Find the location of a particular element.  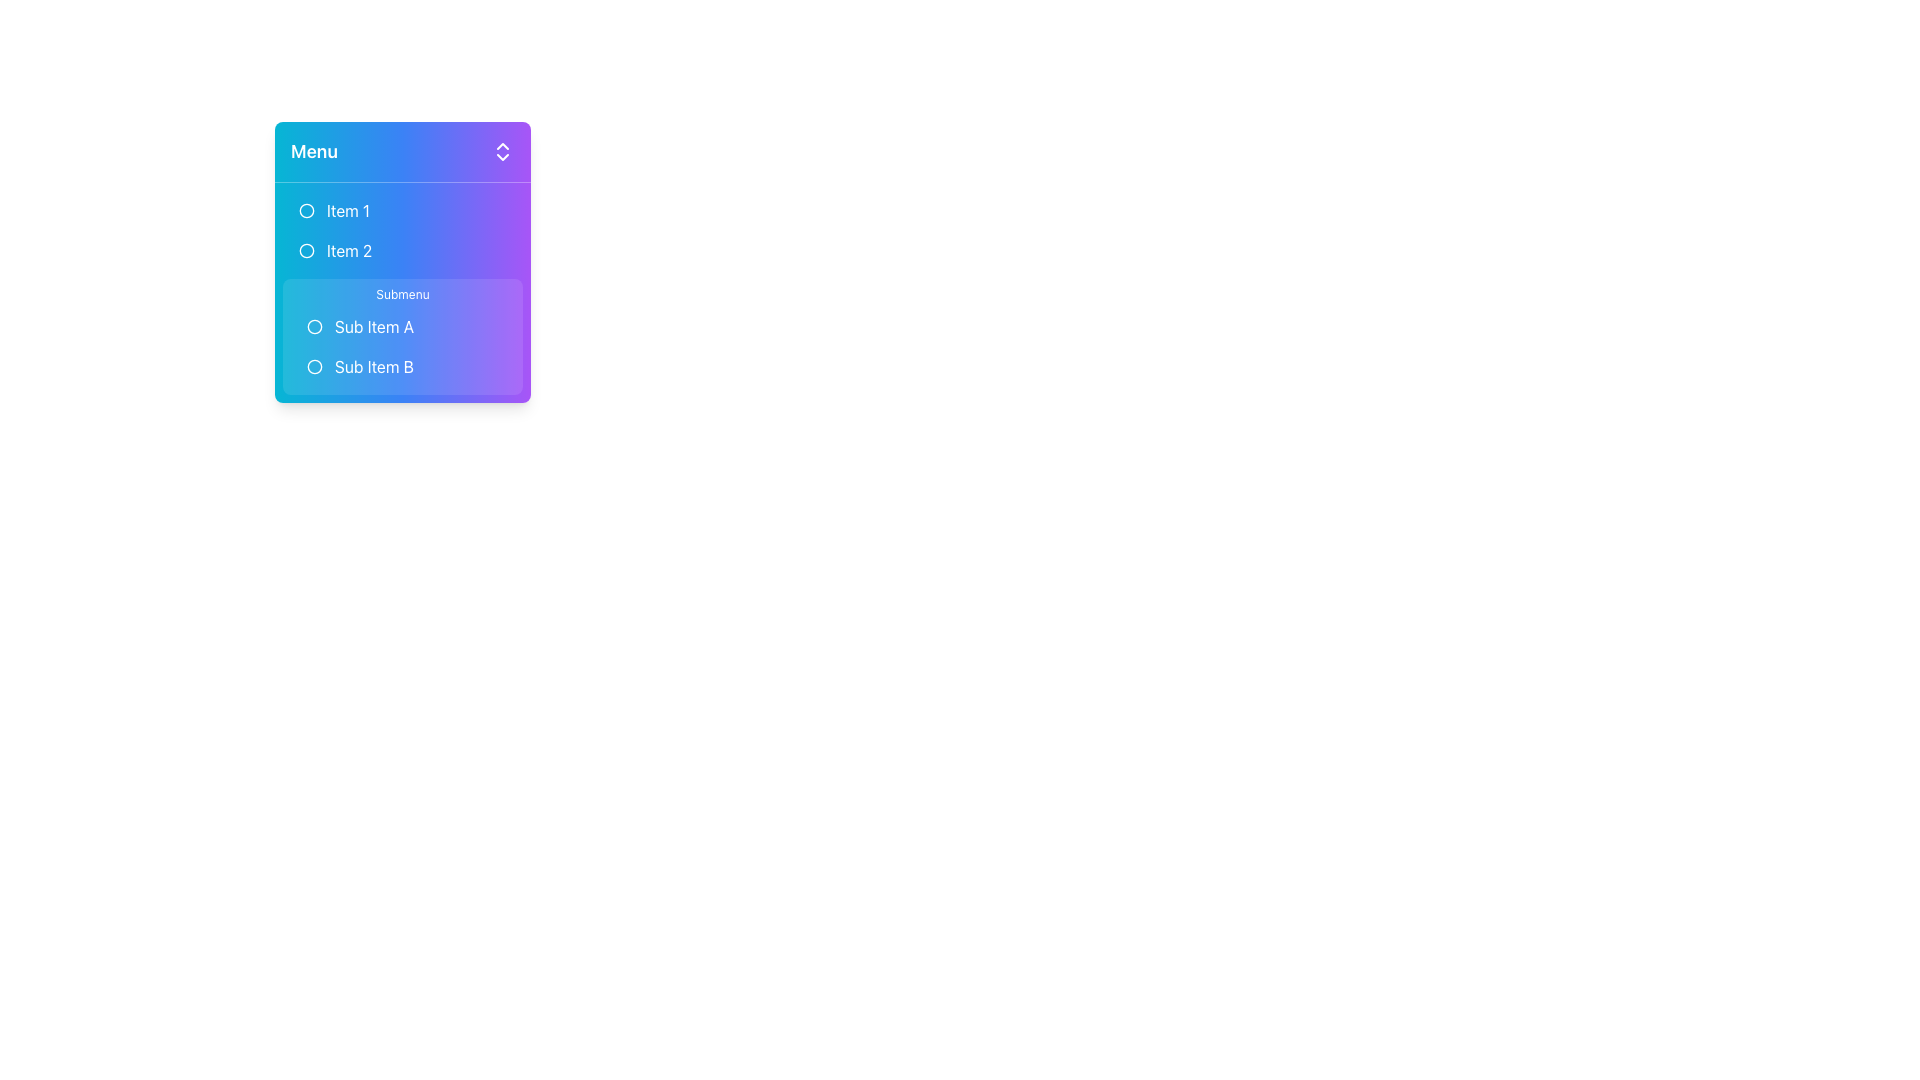

the blue circular graphic element located under the 'Sub Item B' text in the submenu section of the UI is located at coordinates (314, 366).